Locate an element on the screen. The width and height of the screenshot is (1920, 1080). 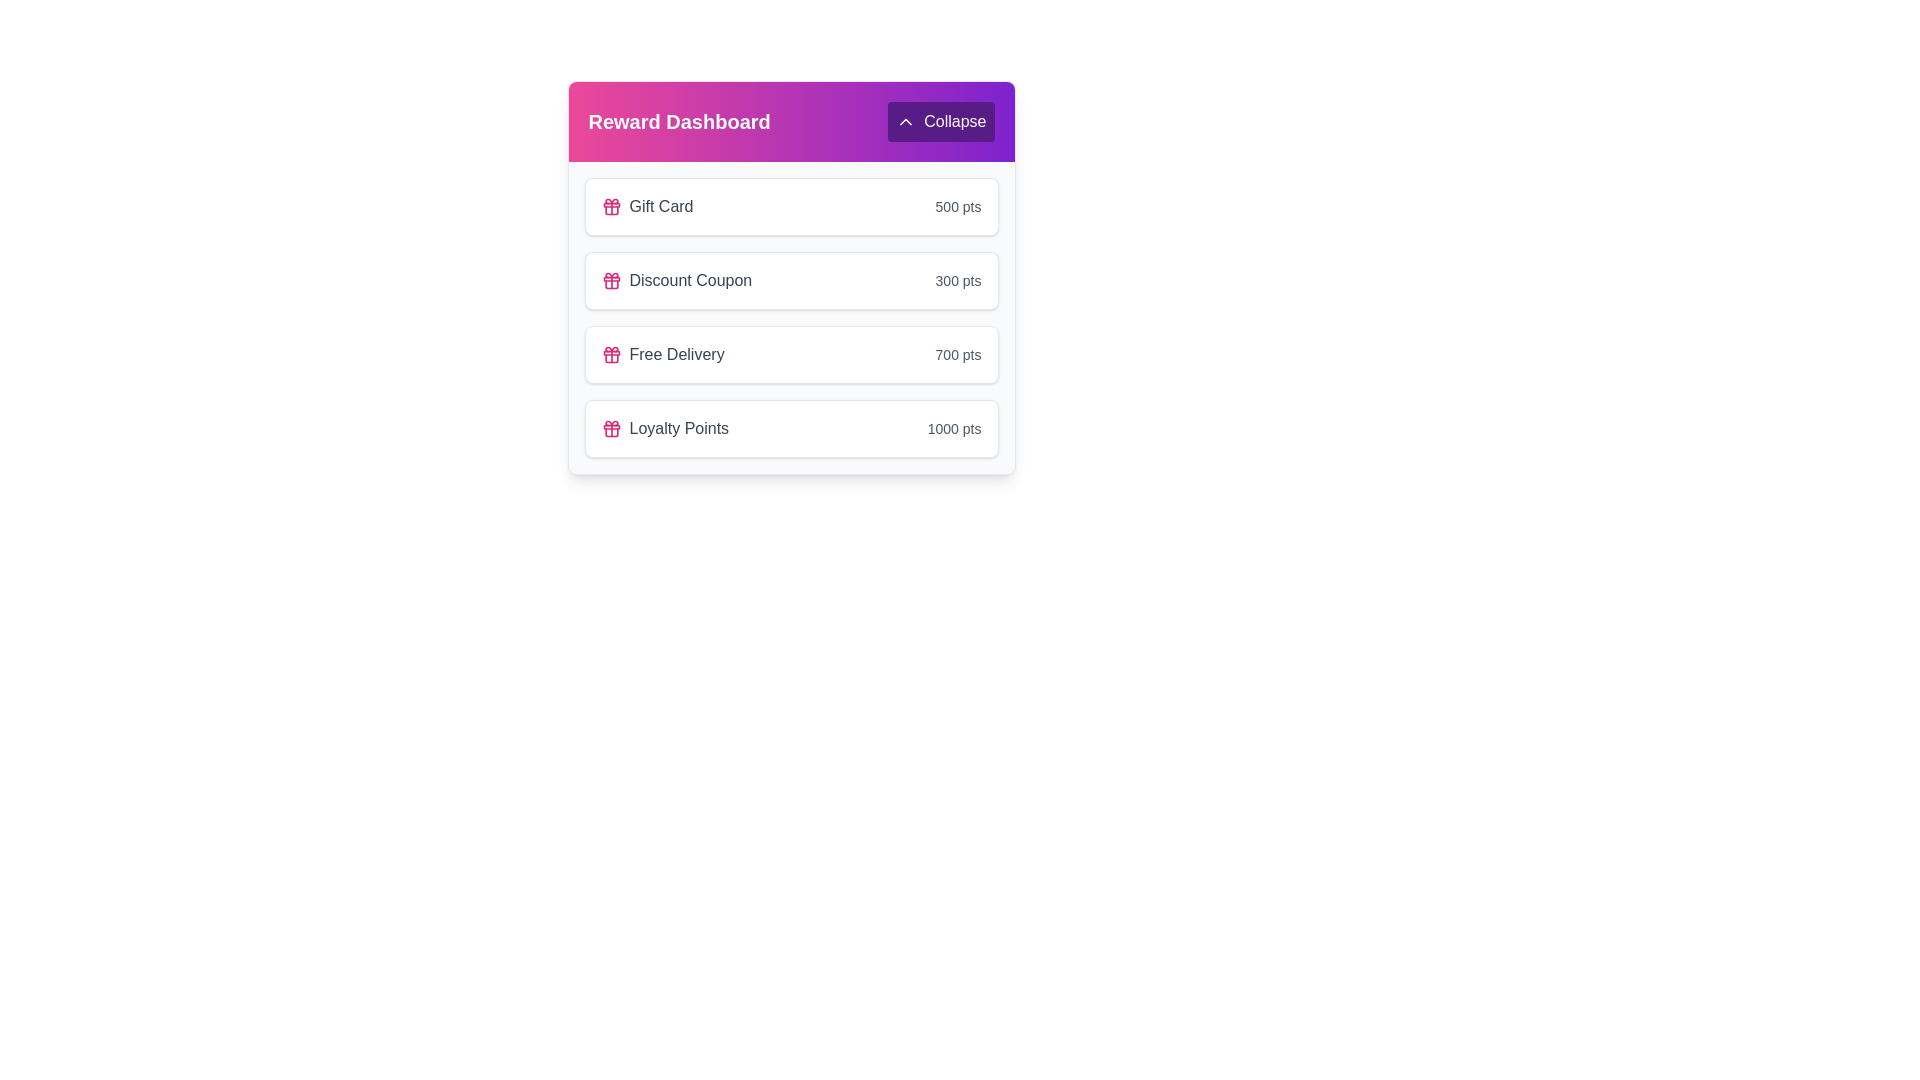
the 'Gift Card' text label, which is styled with medium font weight and gray color, located in the top-left quadrant of the 'Reward Dashboard' panel, immediately to the right of the gift icon is located at coordinates (661, 207).